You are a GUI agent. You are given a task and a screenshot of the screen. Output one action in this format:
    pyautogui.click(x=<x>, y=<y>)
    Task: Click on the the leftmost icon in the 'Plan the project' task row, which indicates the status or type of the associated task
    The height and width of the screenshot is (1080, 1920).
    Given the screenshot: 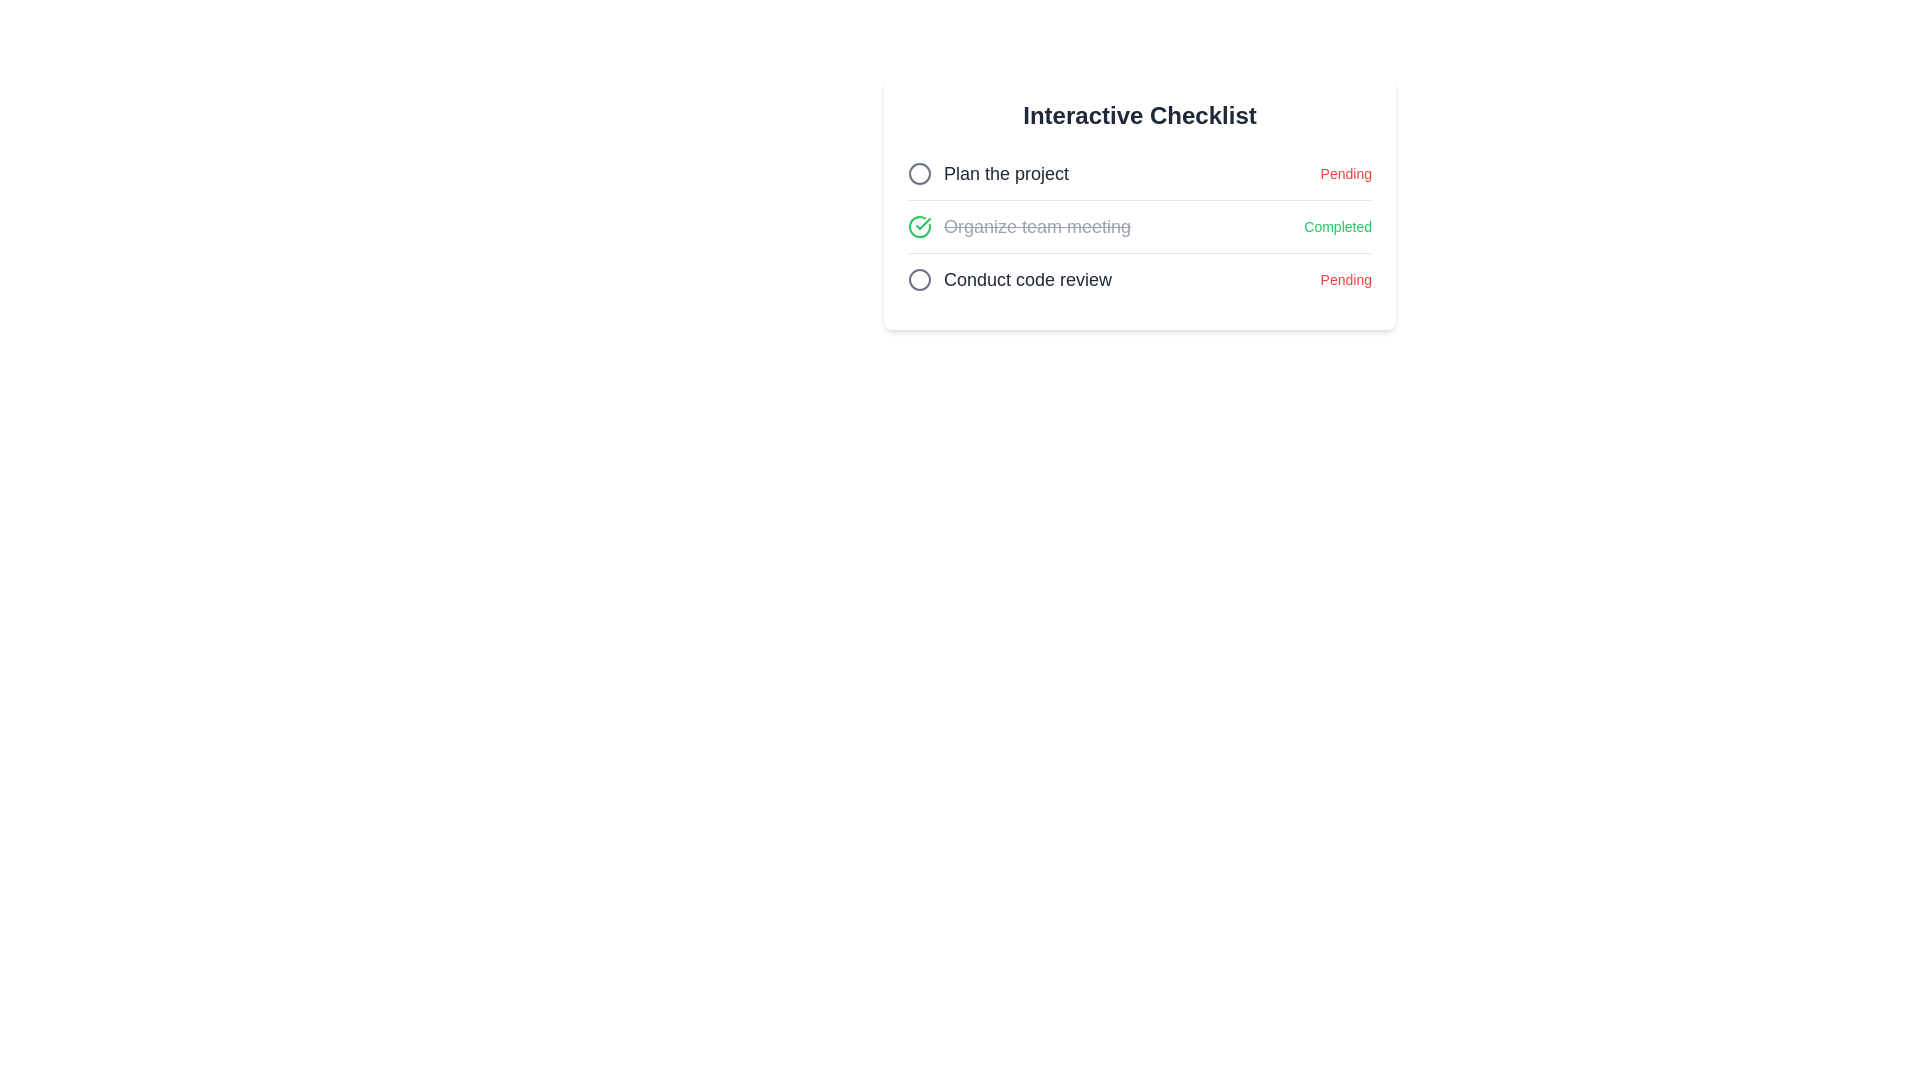 What is the action you would take?
    pyautogui.click(x=919, y=172)
    